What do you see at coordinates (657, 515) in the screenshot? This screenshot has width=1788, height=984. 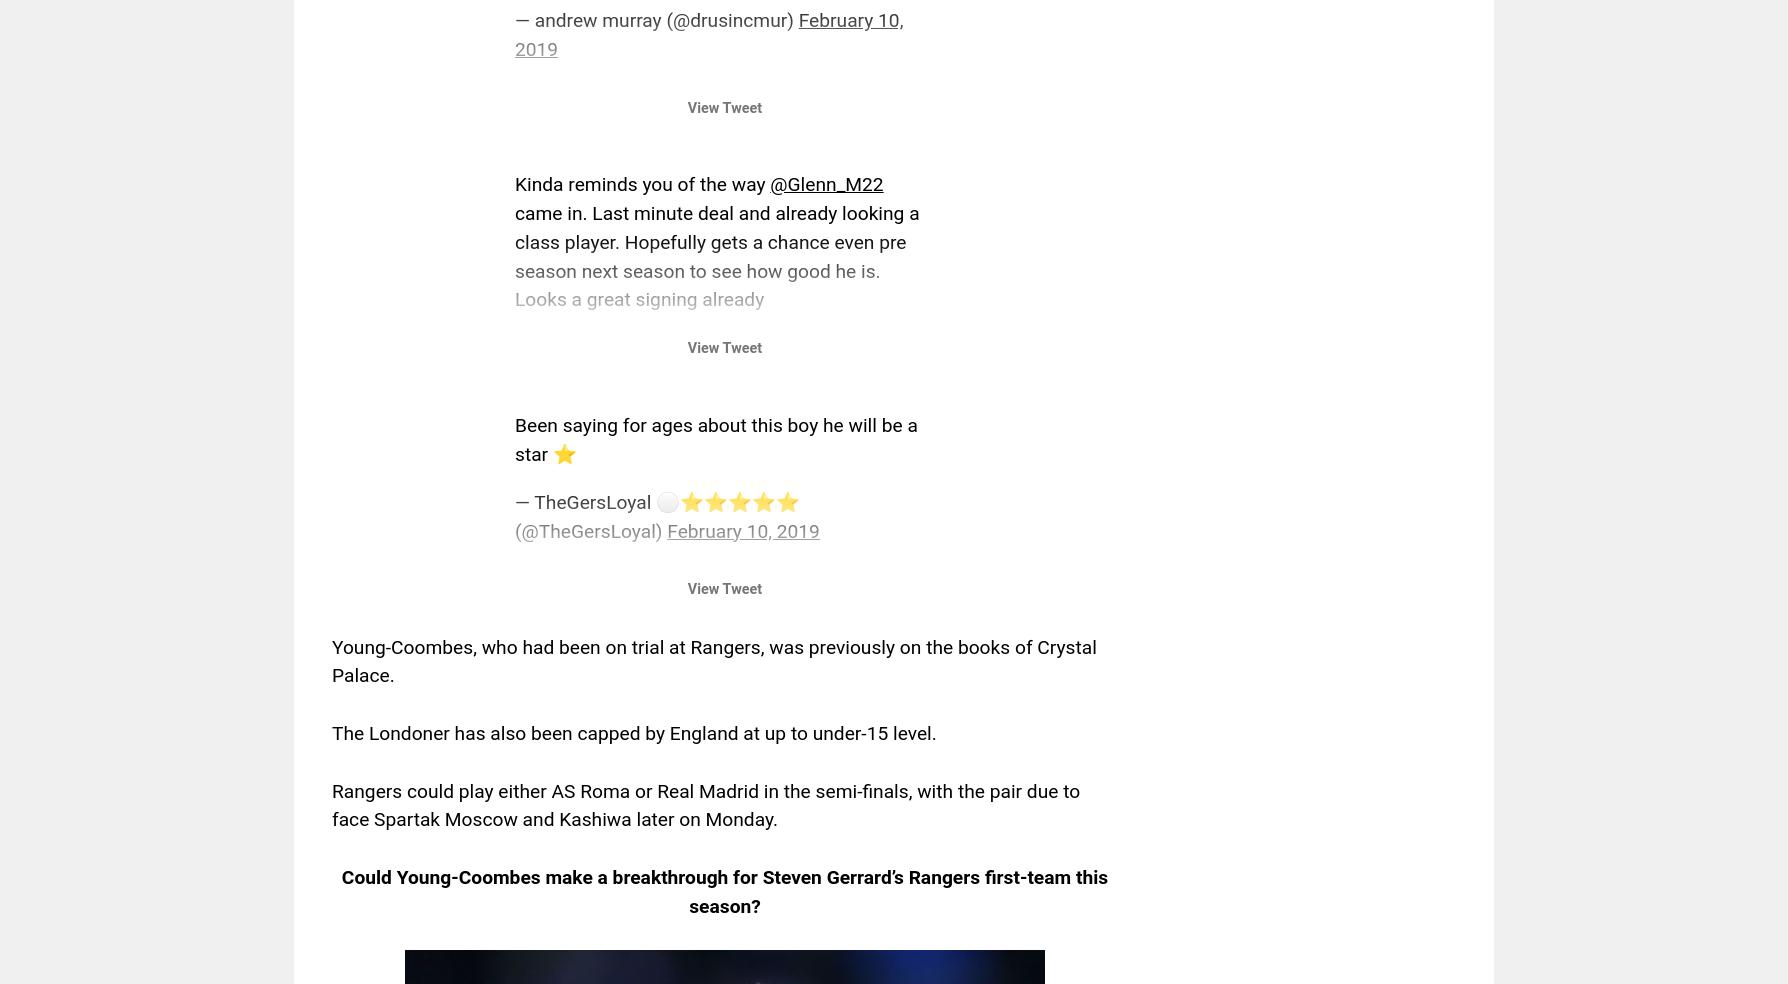 I see `'— TheGersLoyal ⚪️⭐️⭐️⭐️⭐️⭐️ (@TheGersLoyal)'` at bounding box center [657, 515].